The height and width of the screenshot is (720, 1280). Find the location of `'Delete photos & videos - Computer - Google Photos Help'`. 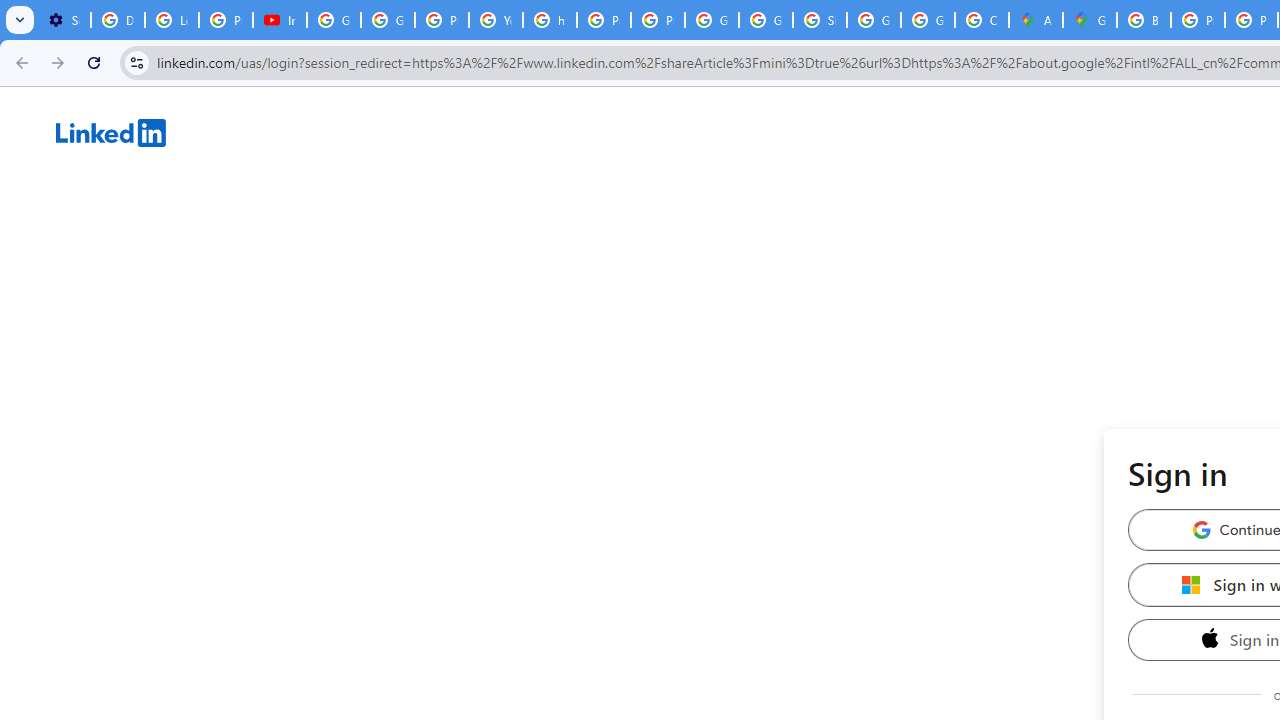

'Delete photos & videos - Computer - Google Photos Help' is located at coordinates (116, 20).